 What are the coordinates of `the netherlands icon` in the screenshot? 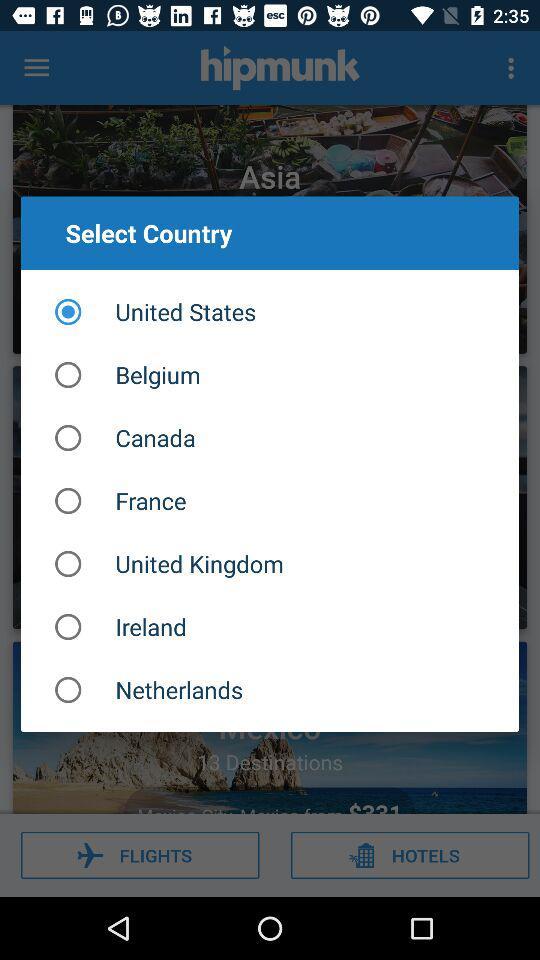 It's located at (270, 690).